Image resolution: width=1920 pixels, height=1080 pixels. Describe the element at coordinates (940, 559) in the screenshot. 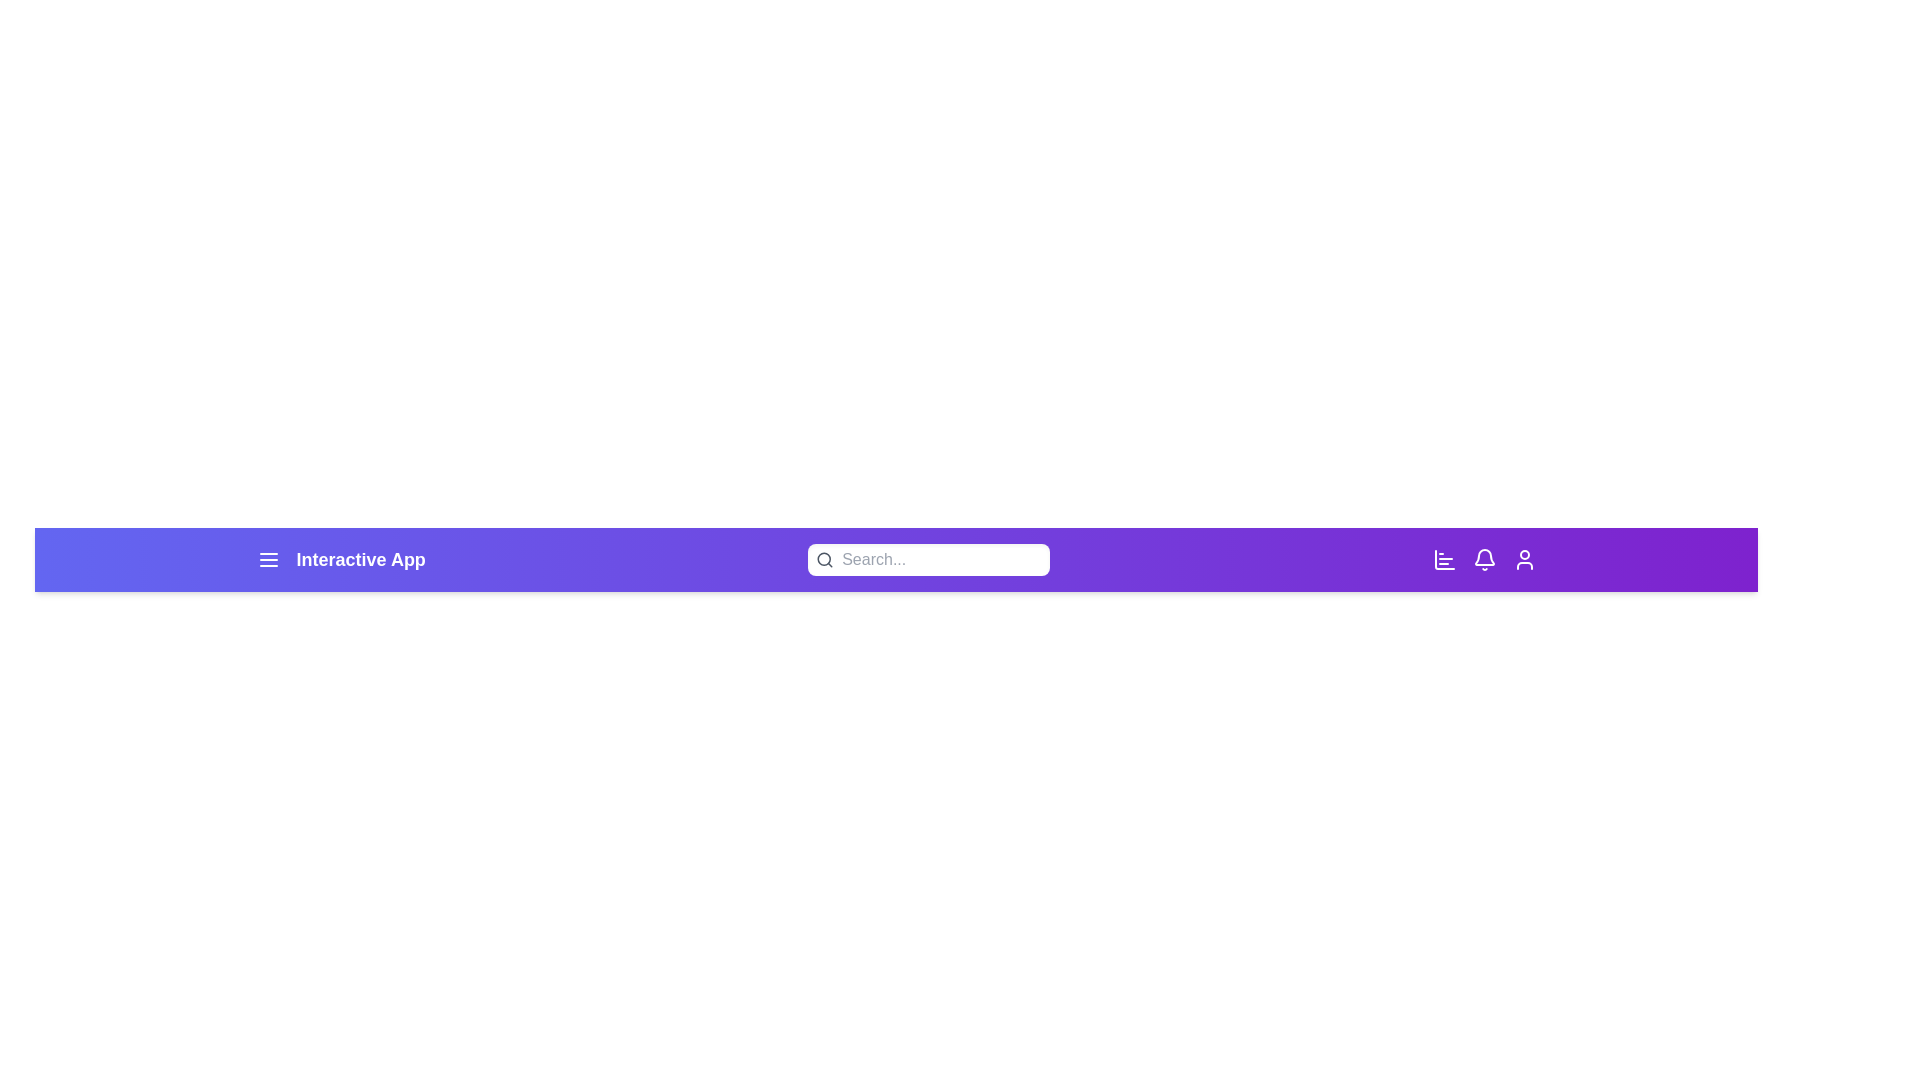

I see `the search input field and type 'example text'` at that location.